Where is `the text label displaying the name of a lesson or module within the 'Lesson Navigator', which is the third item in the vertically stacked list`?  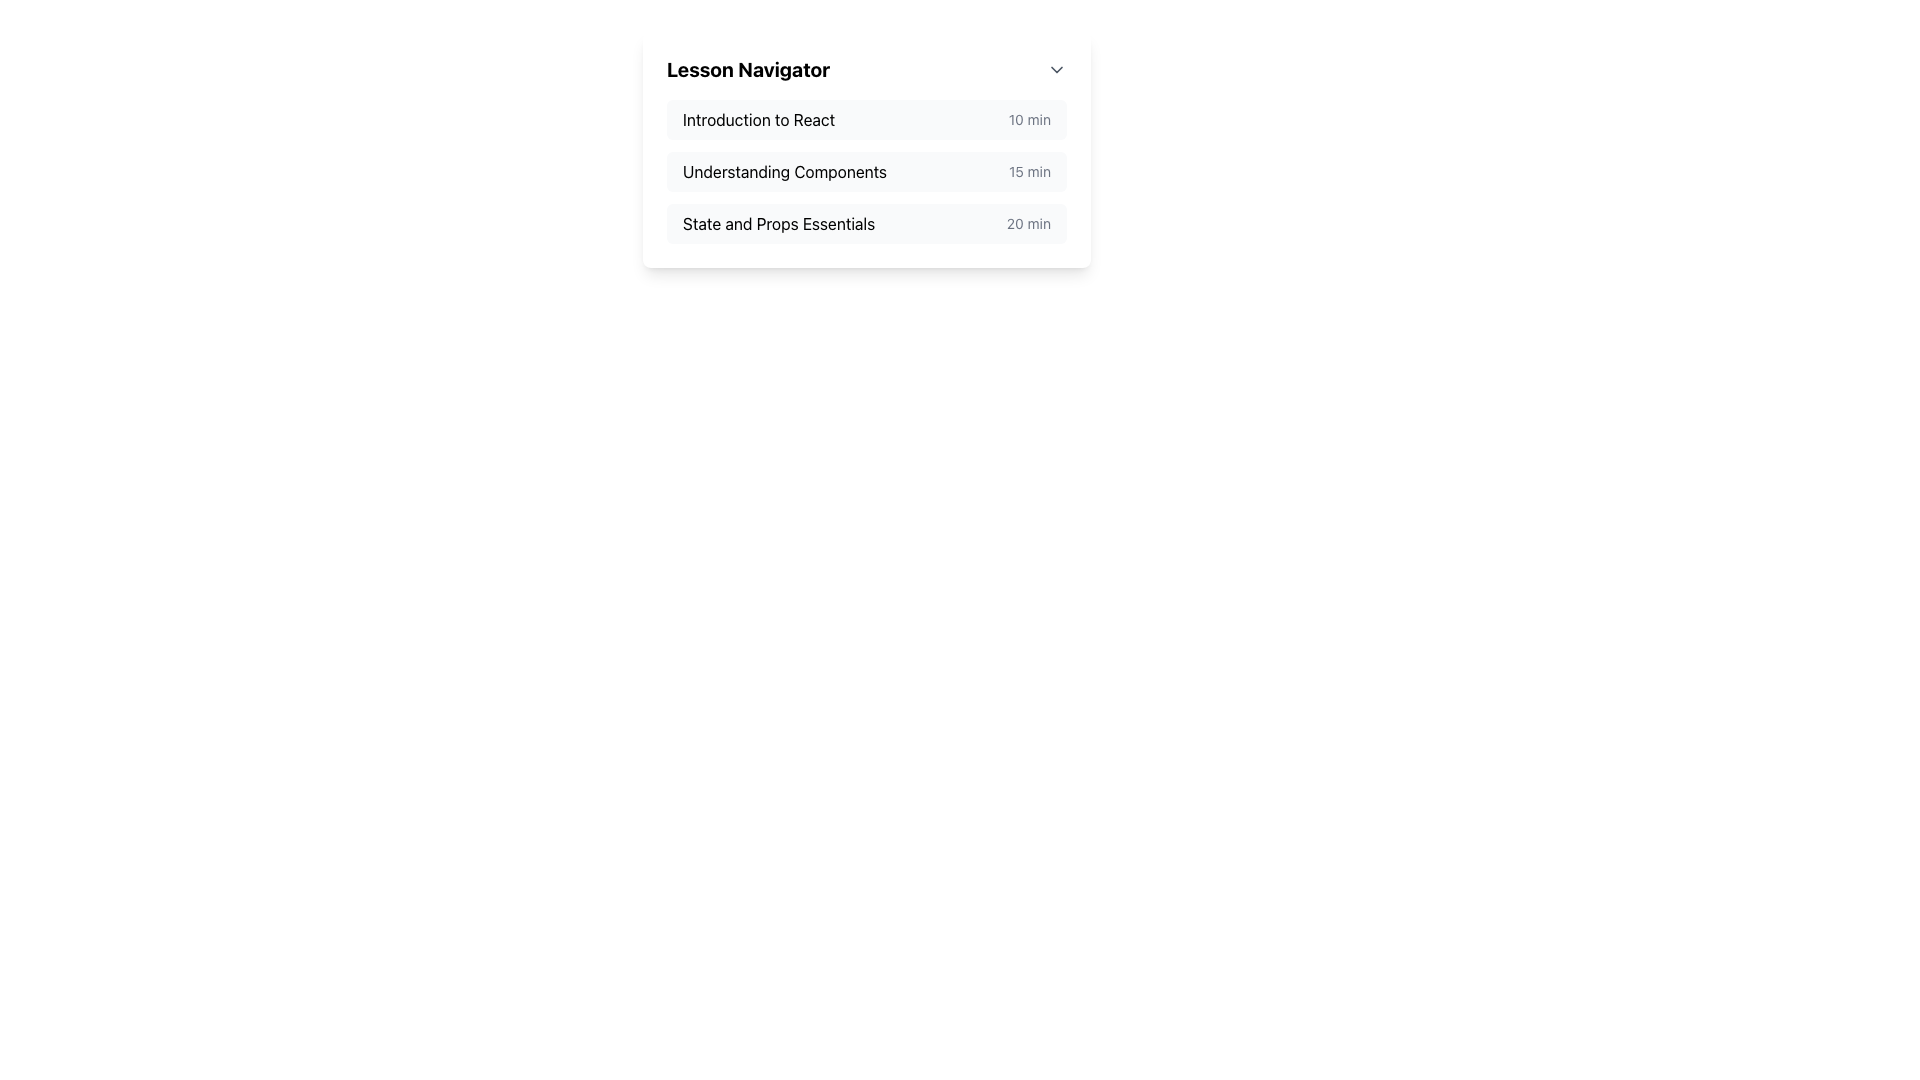 the text label displaying the name of a lesson or module within the 'Lesson Navigator', which is the third item in the vertically stacked list is located at coordinates (778, 223).